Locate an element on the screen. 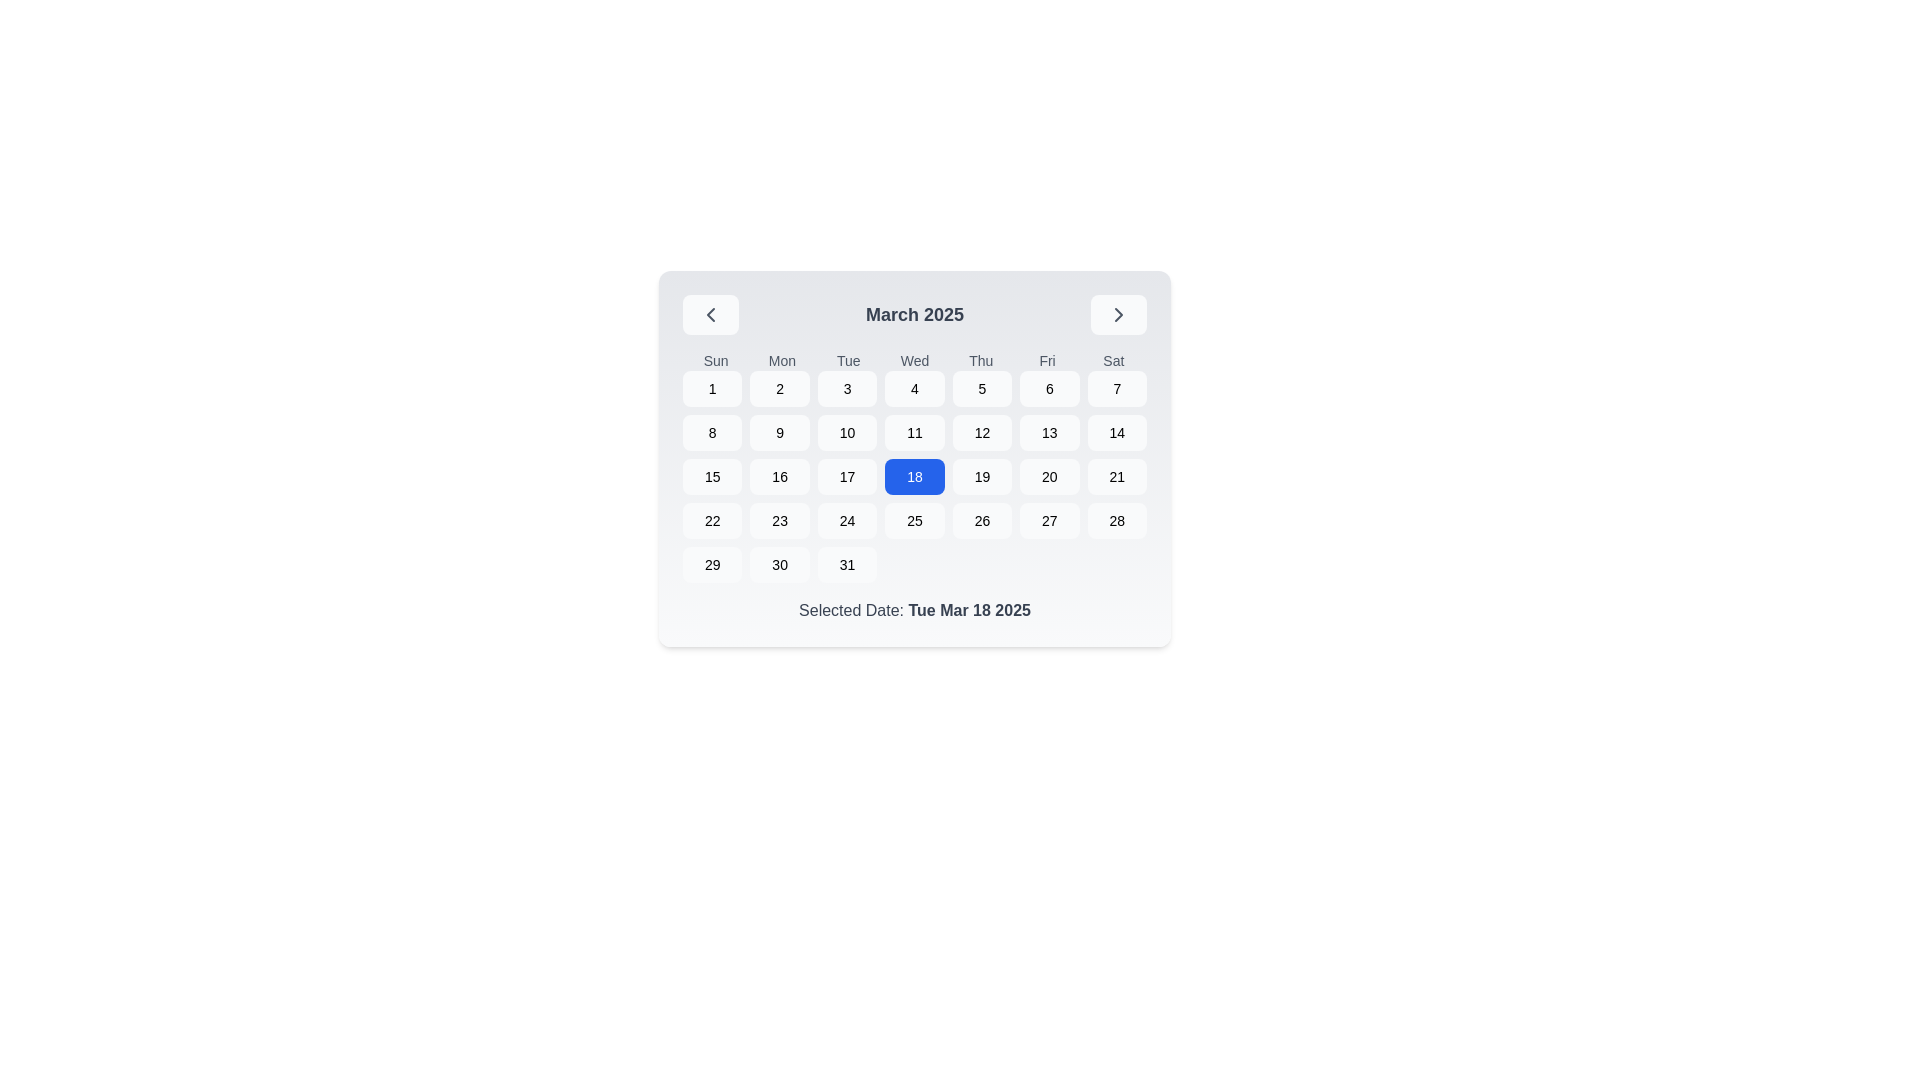 The width and height of the screenshot is (1920, 1080). the calendar date button representing the day '8' located under the 'Sun' column in the second row is located at coordinates (712, 431).